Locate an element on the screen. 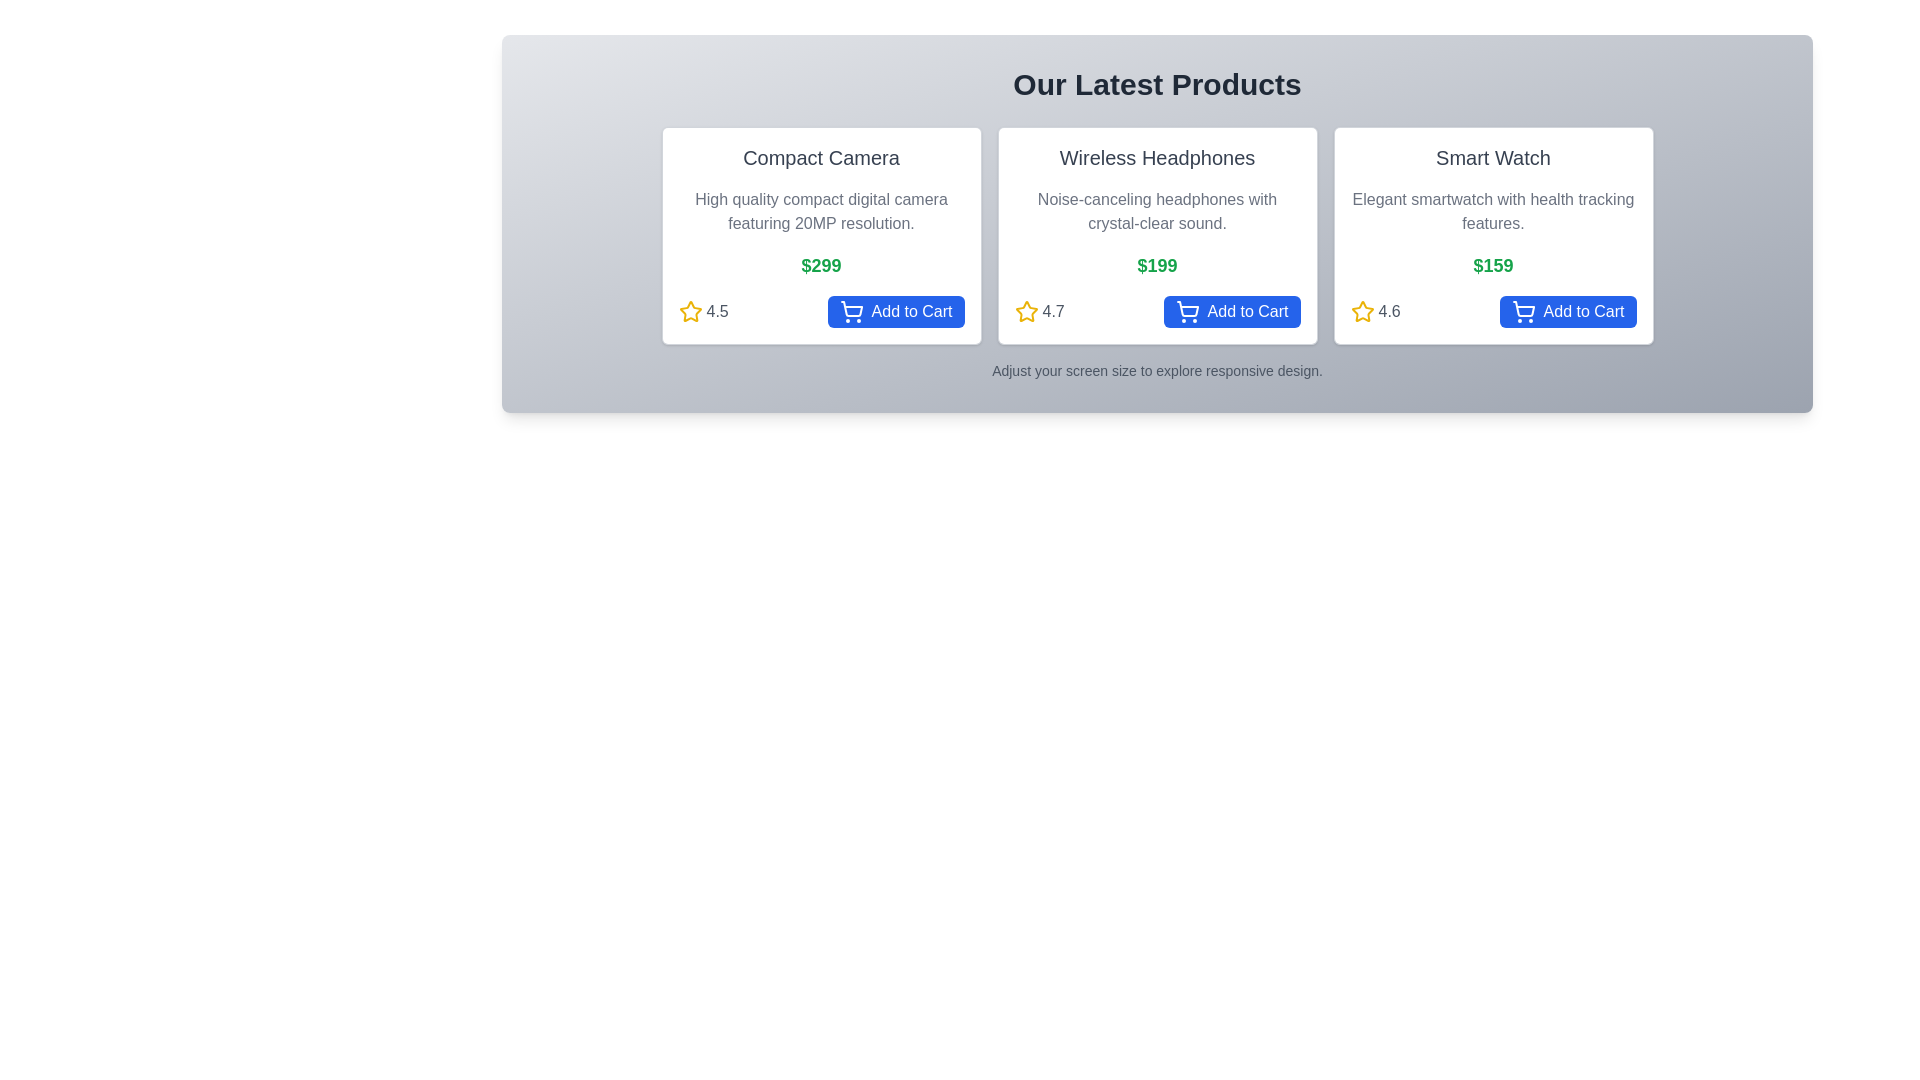 This screenshot has height=1080, width=1920. the yellow star icon adjacent to the rating number for 'Wireless Headphones' is located at coordinates (1026, 311).